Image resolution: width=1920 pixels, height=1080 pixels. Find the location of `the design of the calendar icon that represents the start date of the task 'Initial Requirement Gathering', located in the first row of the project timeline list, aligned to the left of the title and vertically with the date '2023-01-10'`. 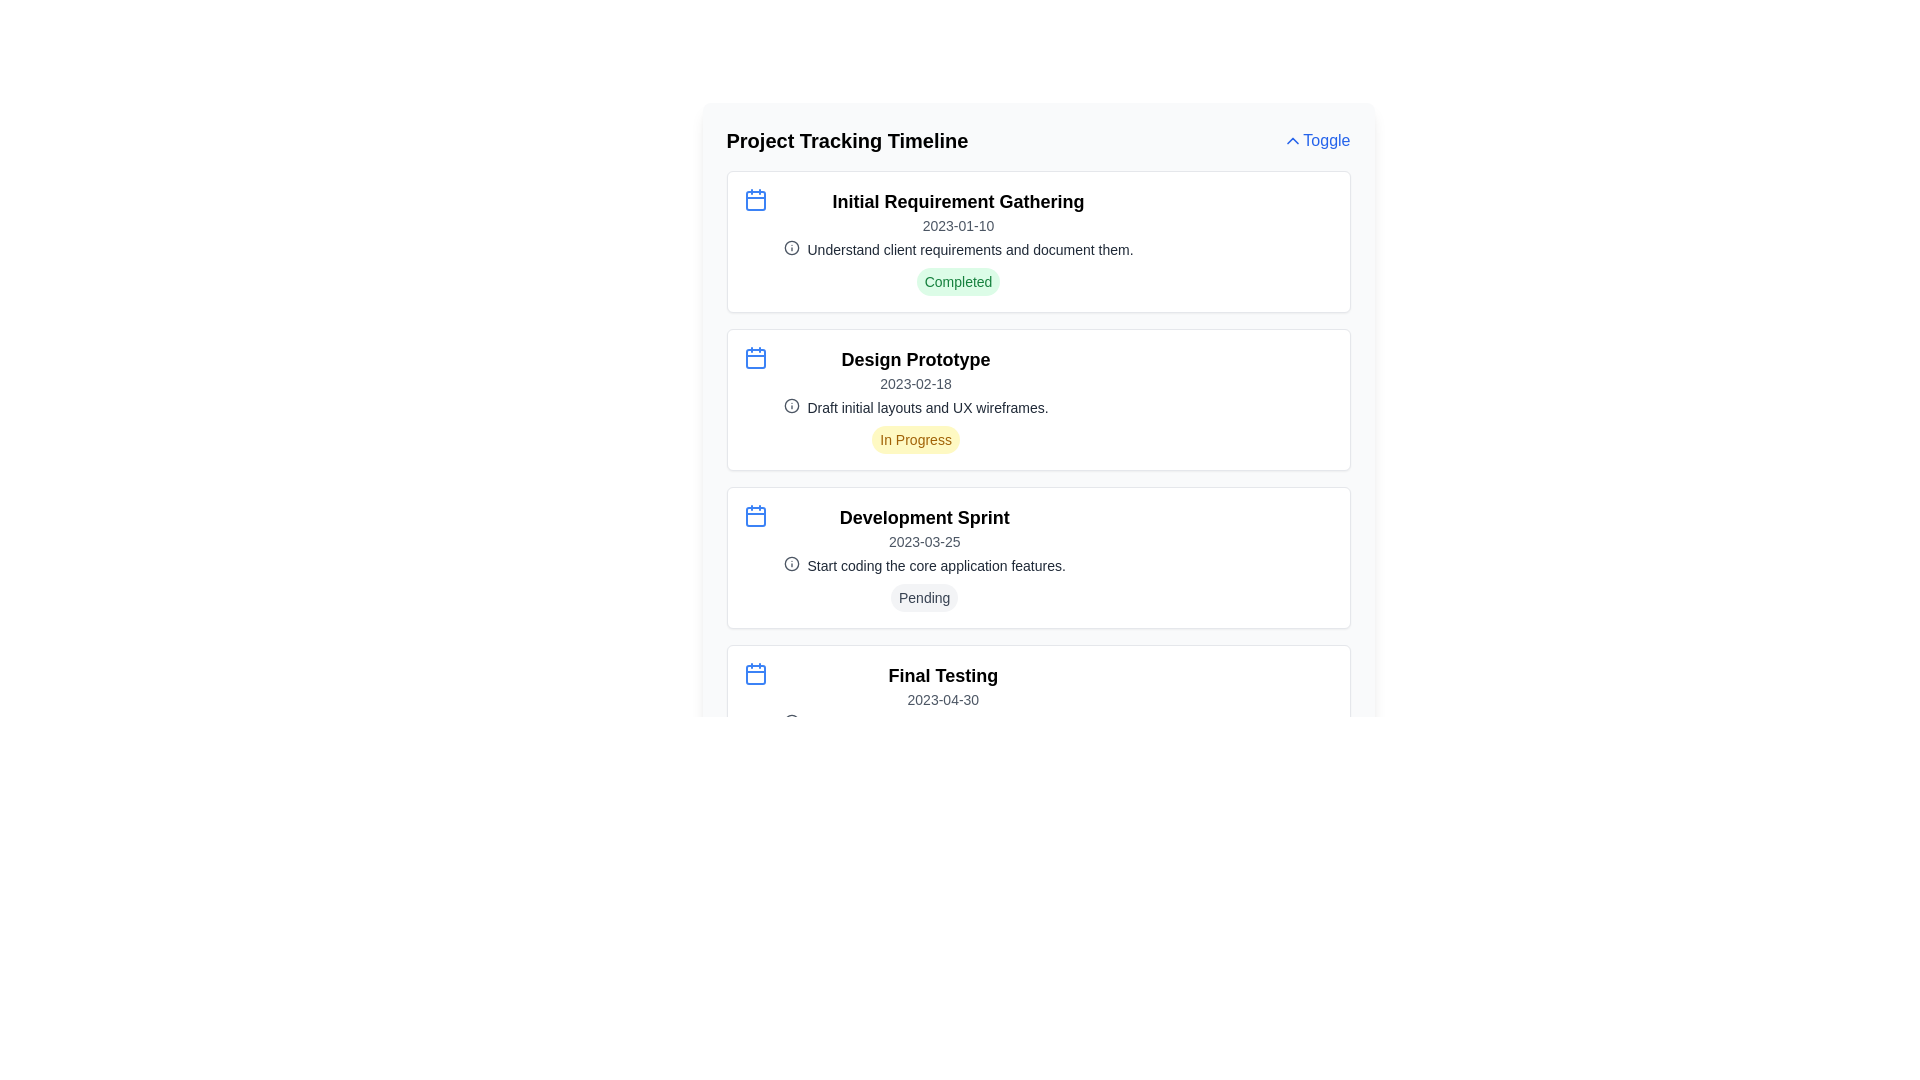

the design of the calendar icon that represents the start date of the task 'Initial Requirement Gathering', located in the first row of the project timeline list, aligned to the left of the title and vertically with the date '2023-01-10' is located at coordinates (754, 200).